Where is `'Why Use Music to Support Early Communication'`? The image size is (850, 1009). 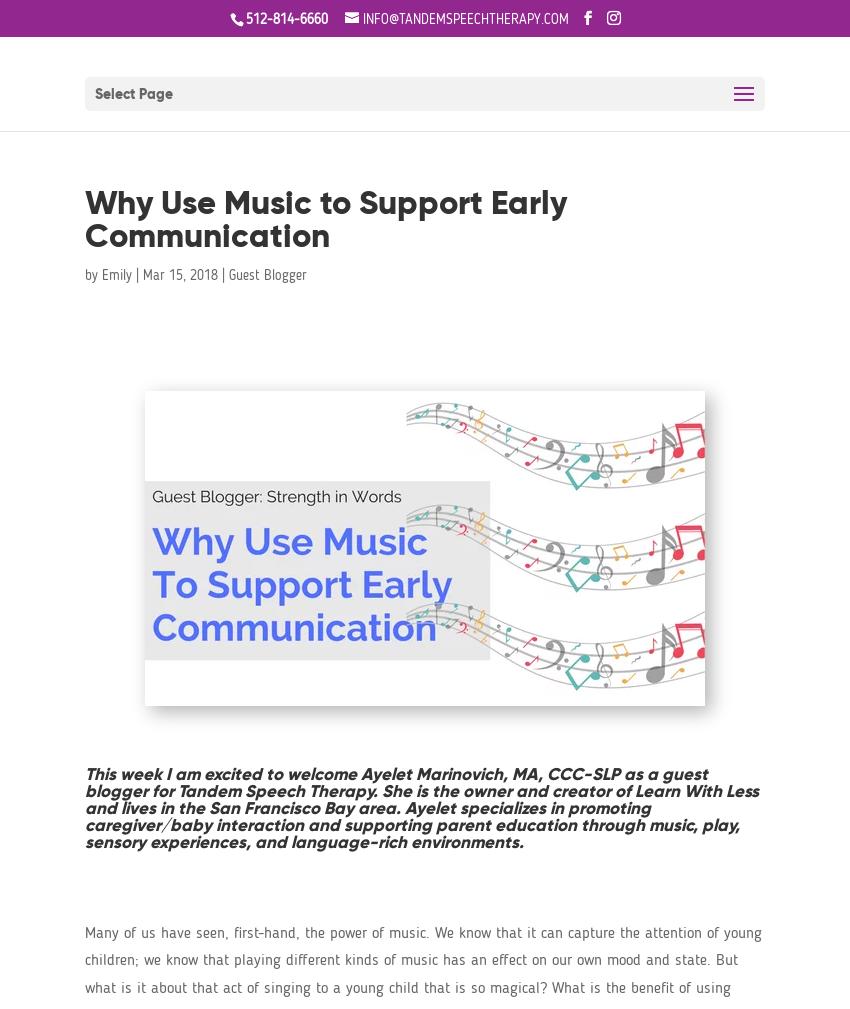
'Why Use Music to Support Early Communication' is located at coordinates (325, 218).